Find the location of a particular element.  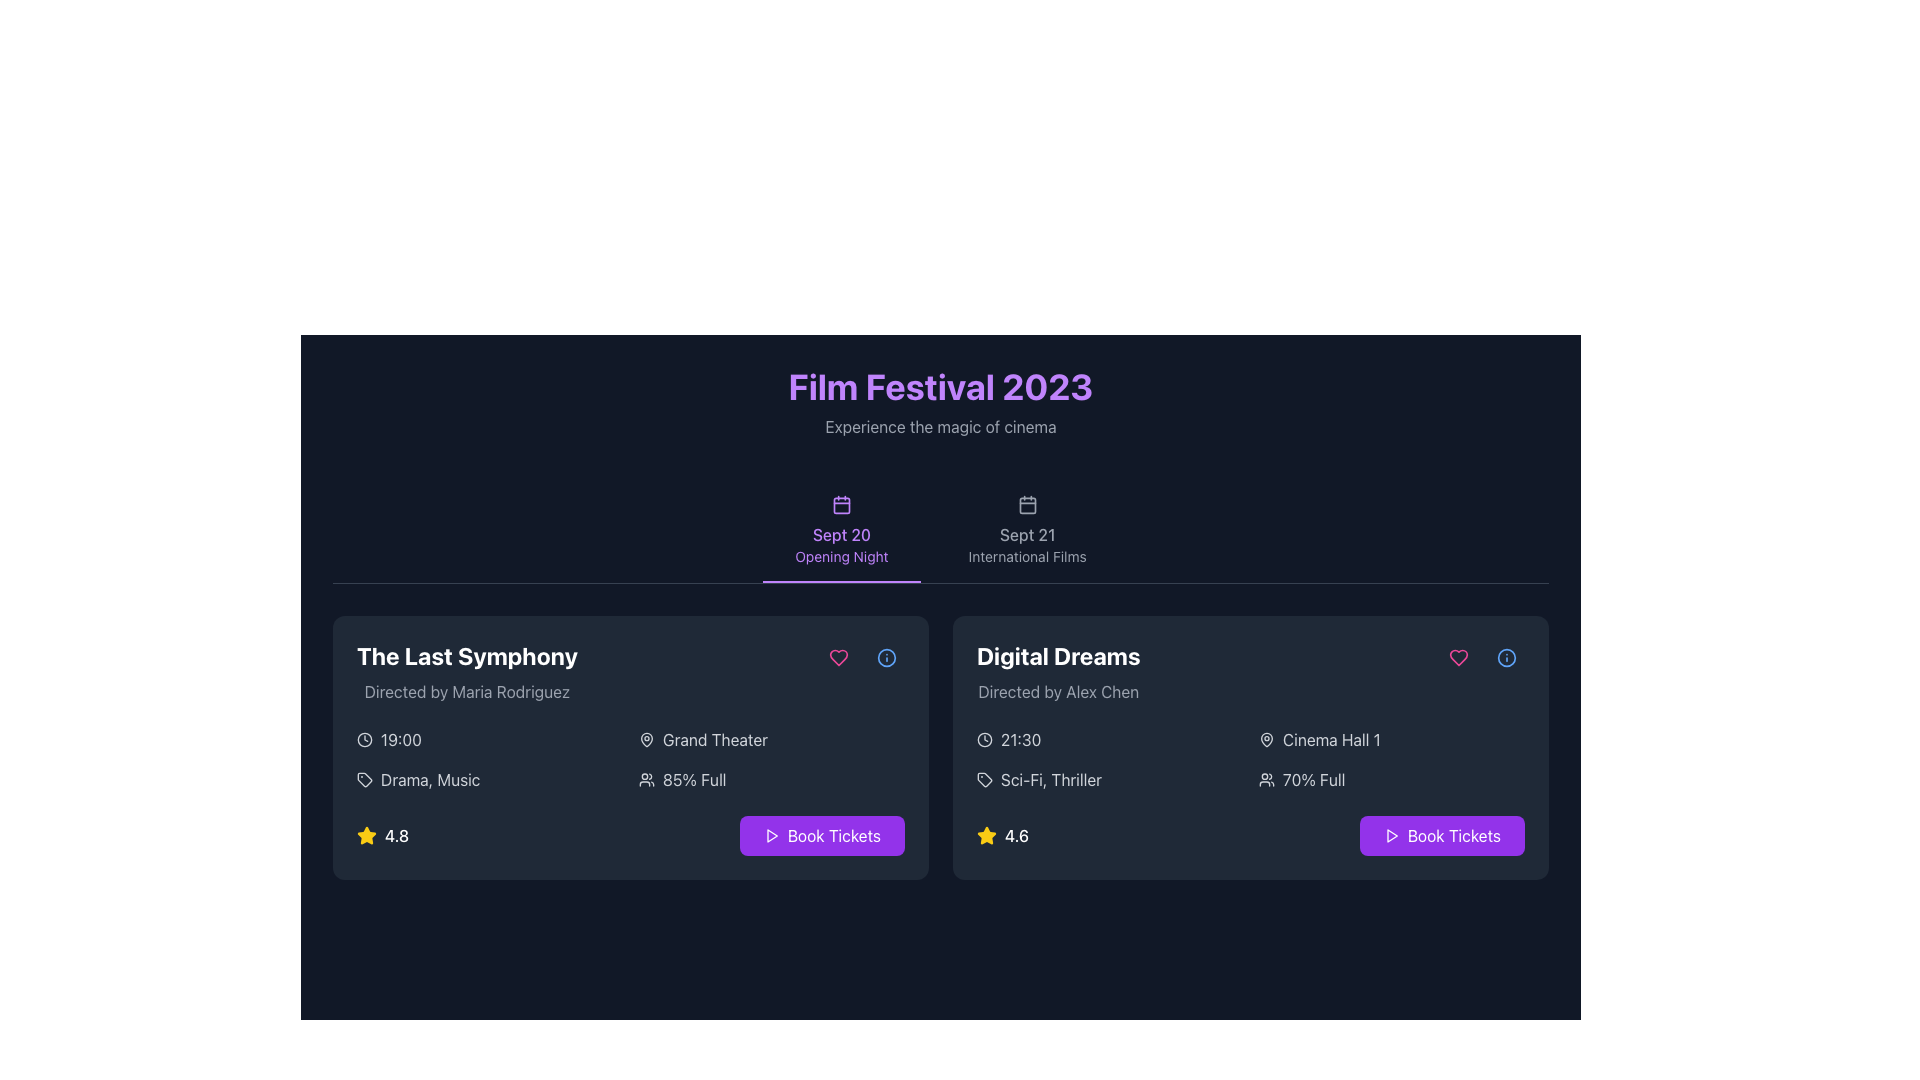

the decorative icon representing the genre or category of the movie 'Digital Dreams', located near the text 'Sci-Fi, Thriller' in the metadata section is located at coordinates (984, 778).